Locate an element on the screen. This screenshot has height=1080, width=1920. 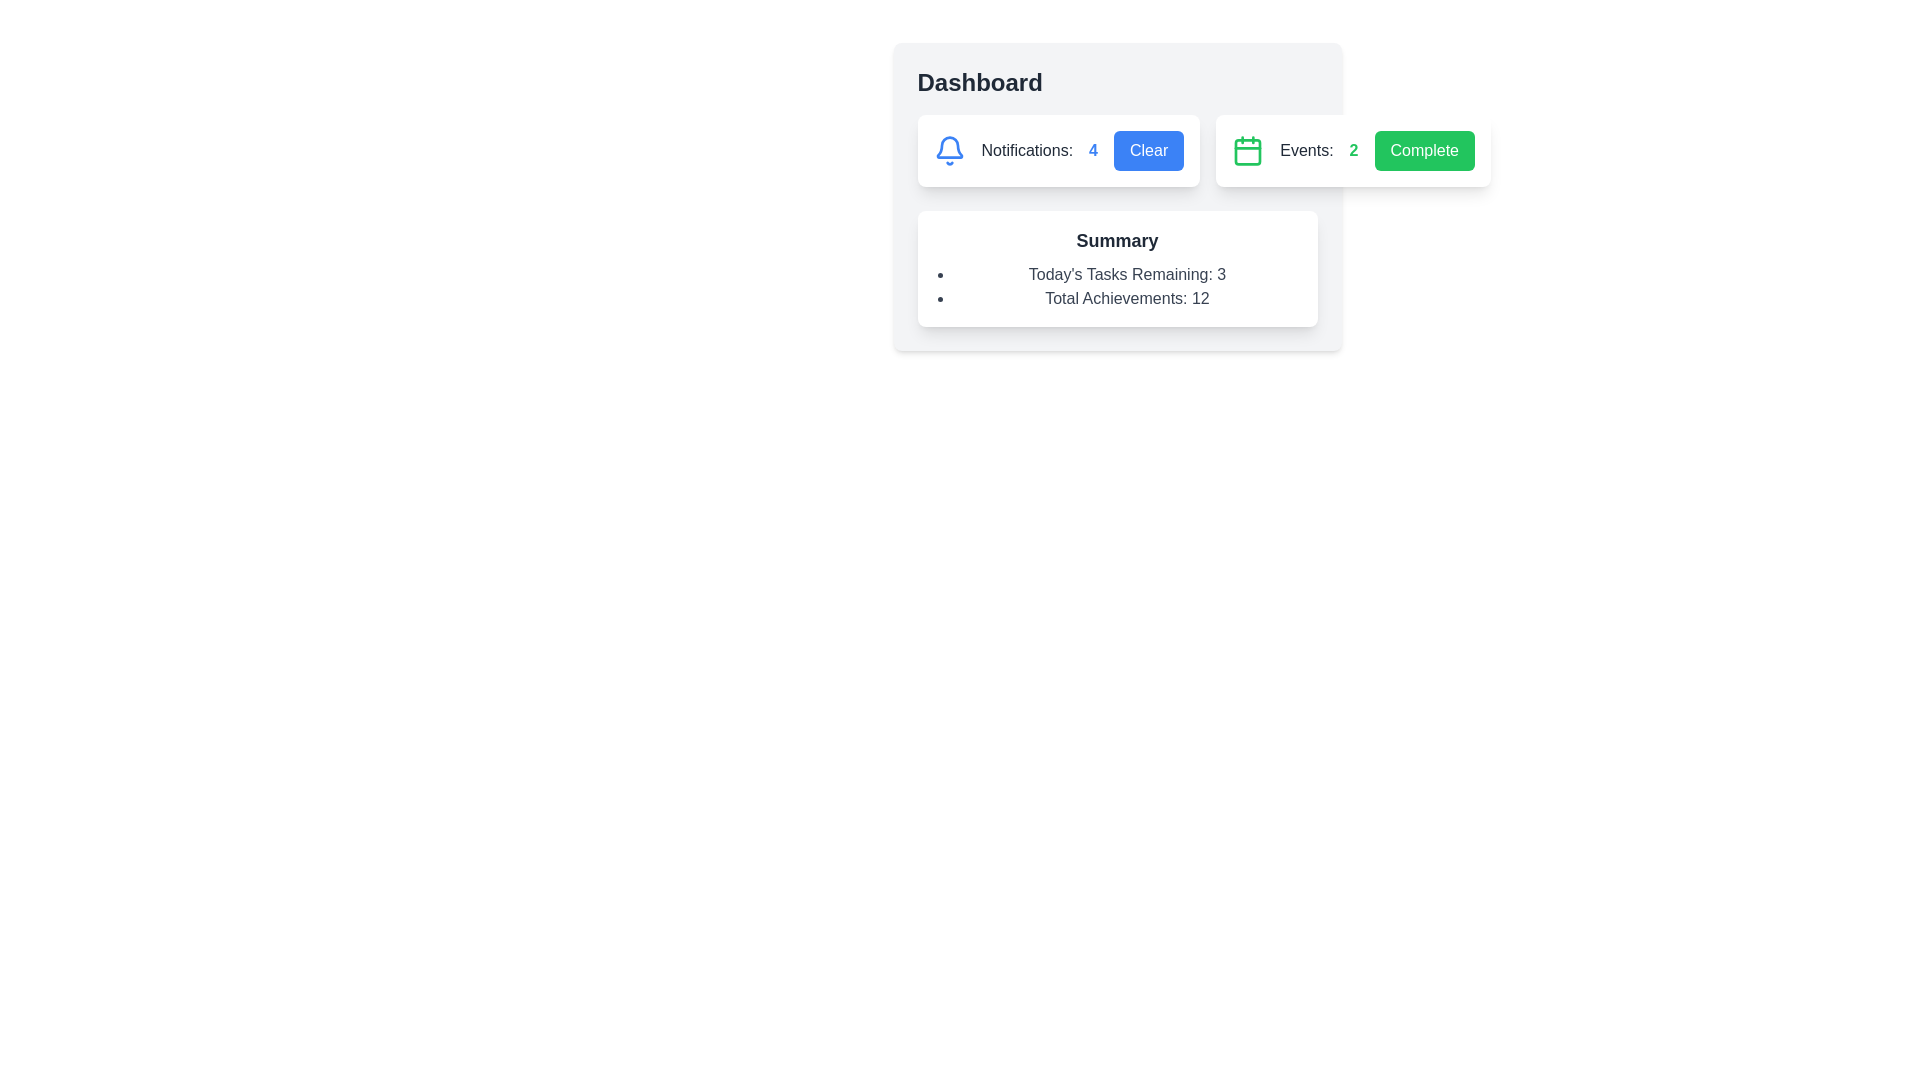
the informational list displaying tasks and achievements, located within the 'Summary' box below the 'Summary' header text is located at coordinates (1116, 286).